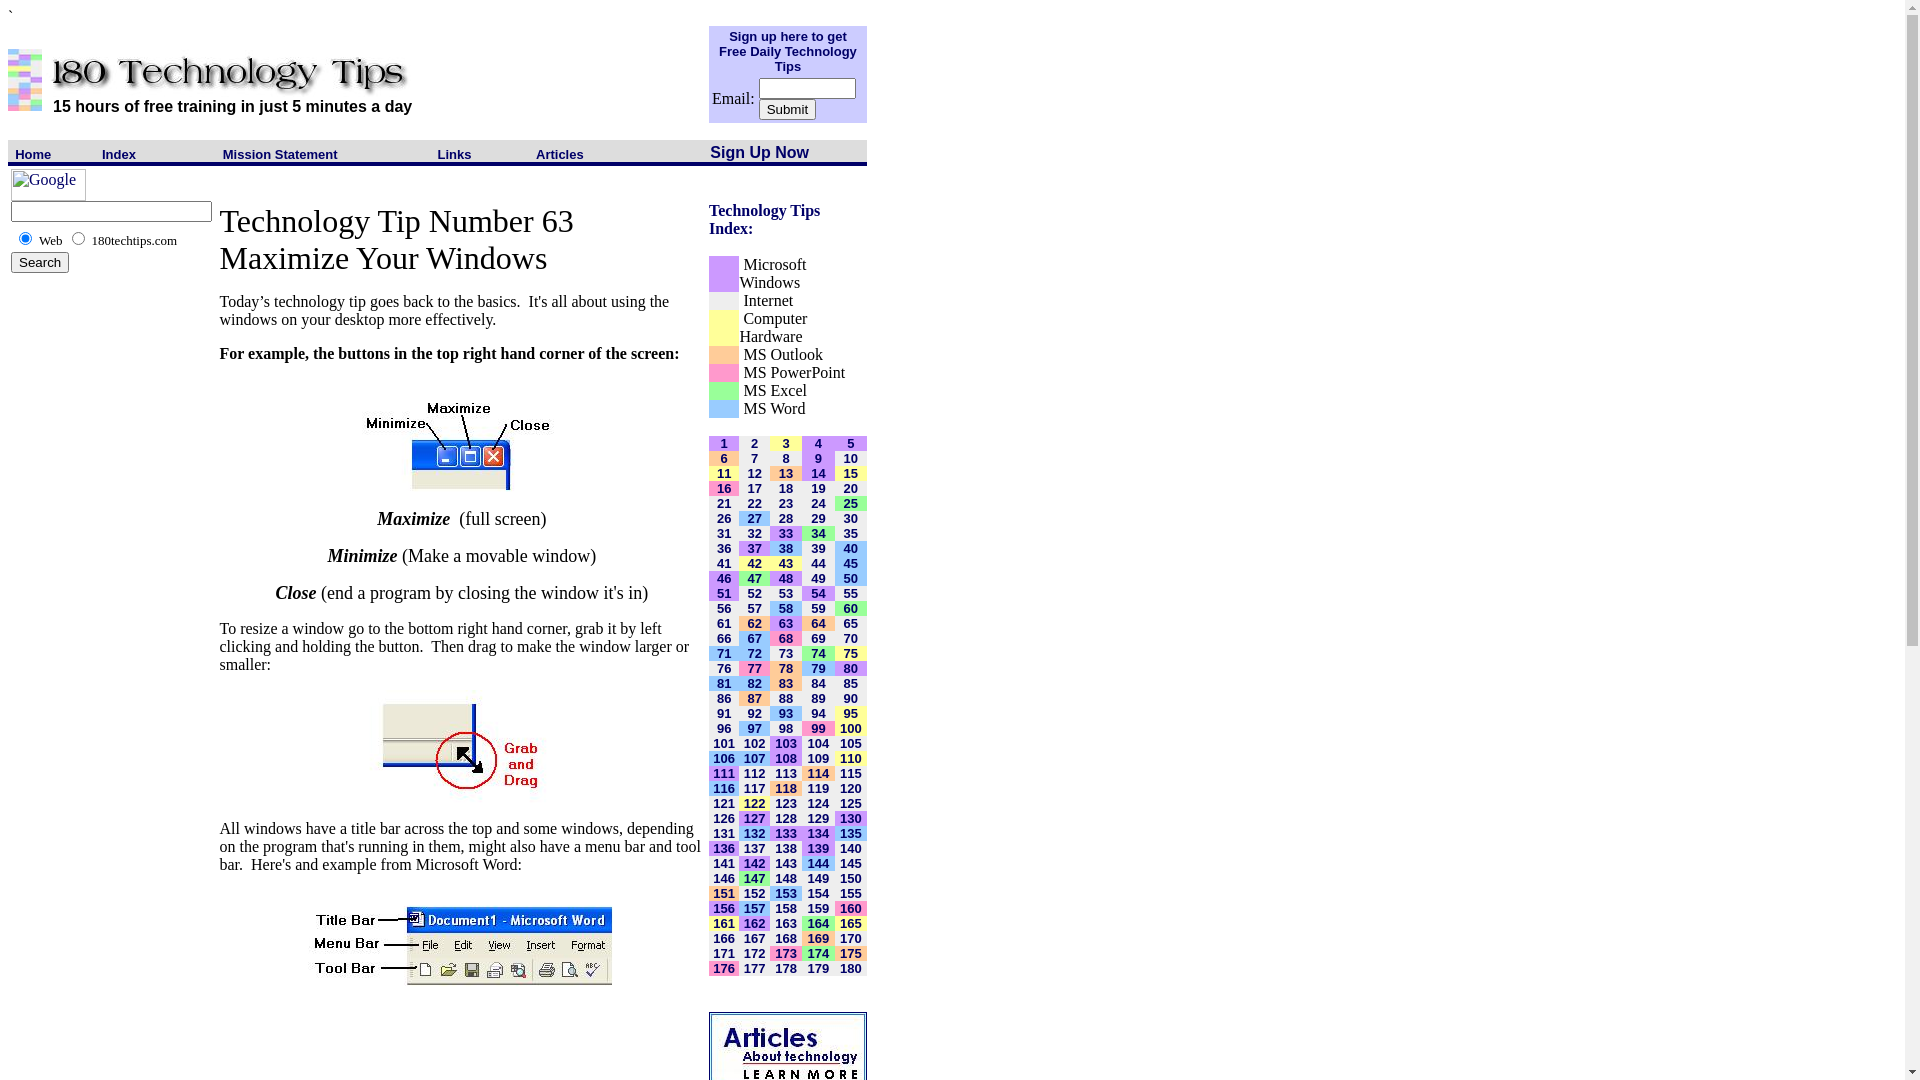  I want to click on '72', so click(746, 653).